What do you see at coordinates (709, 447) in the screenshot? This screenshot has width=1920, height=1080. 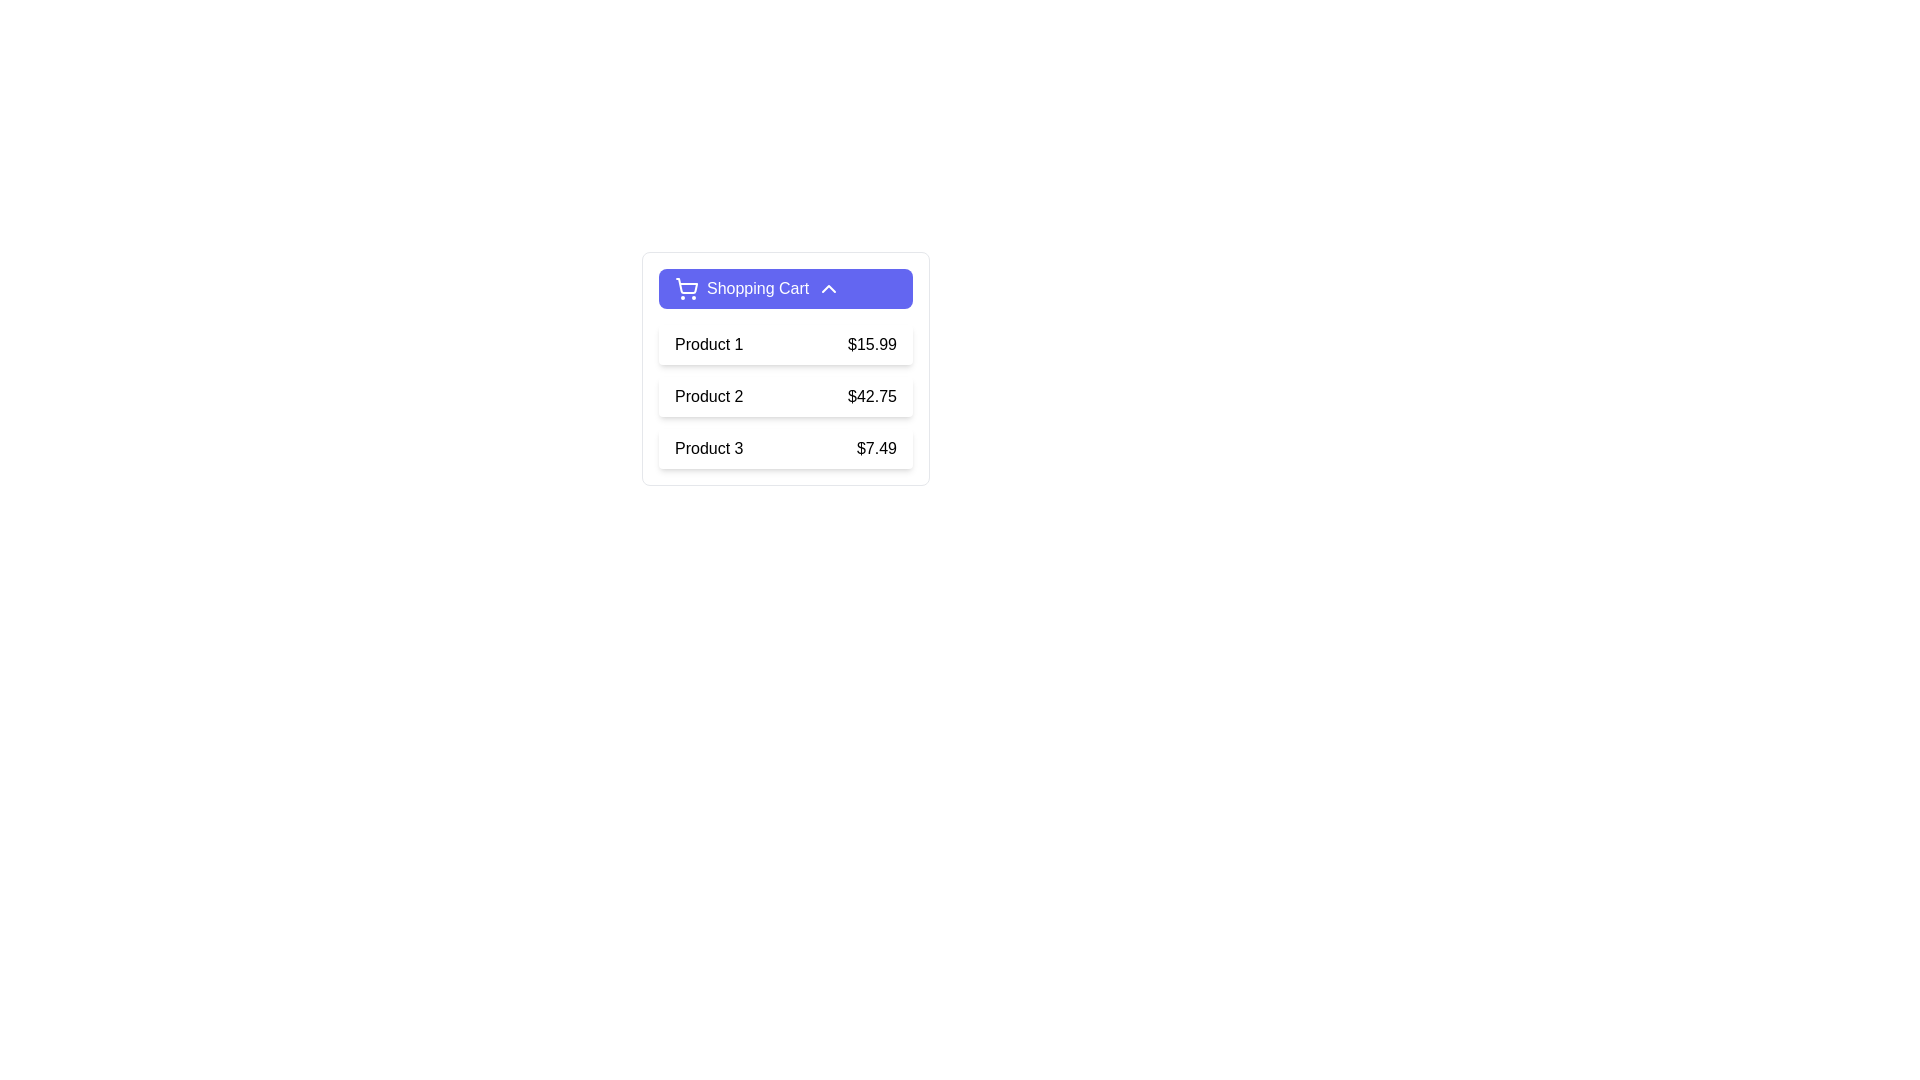 I see `the text label displaying 'Product 3', which is styled in black and positioned within a list of product items, located to the left of the price '$7.49'` at bounding box center [709, 447].